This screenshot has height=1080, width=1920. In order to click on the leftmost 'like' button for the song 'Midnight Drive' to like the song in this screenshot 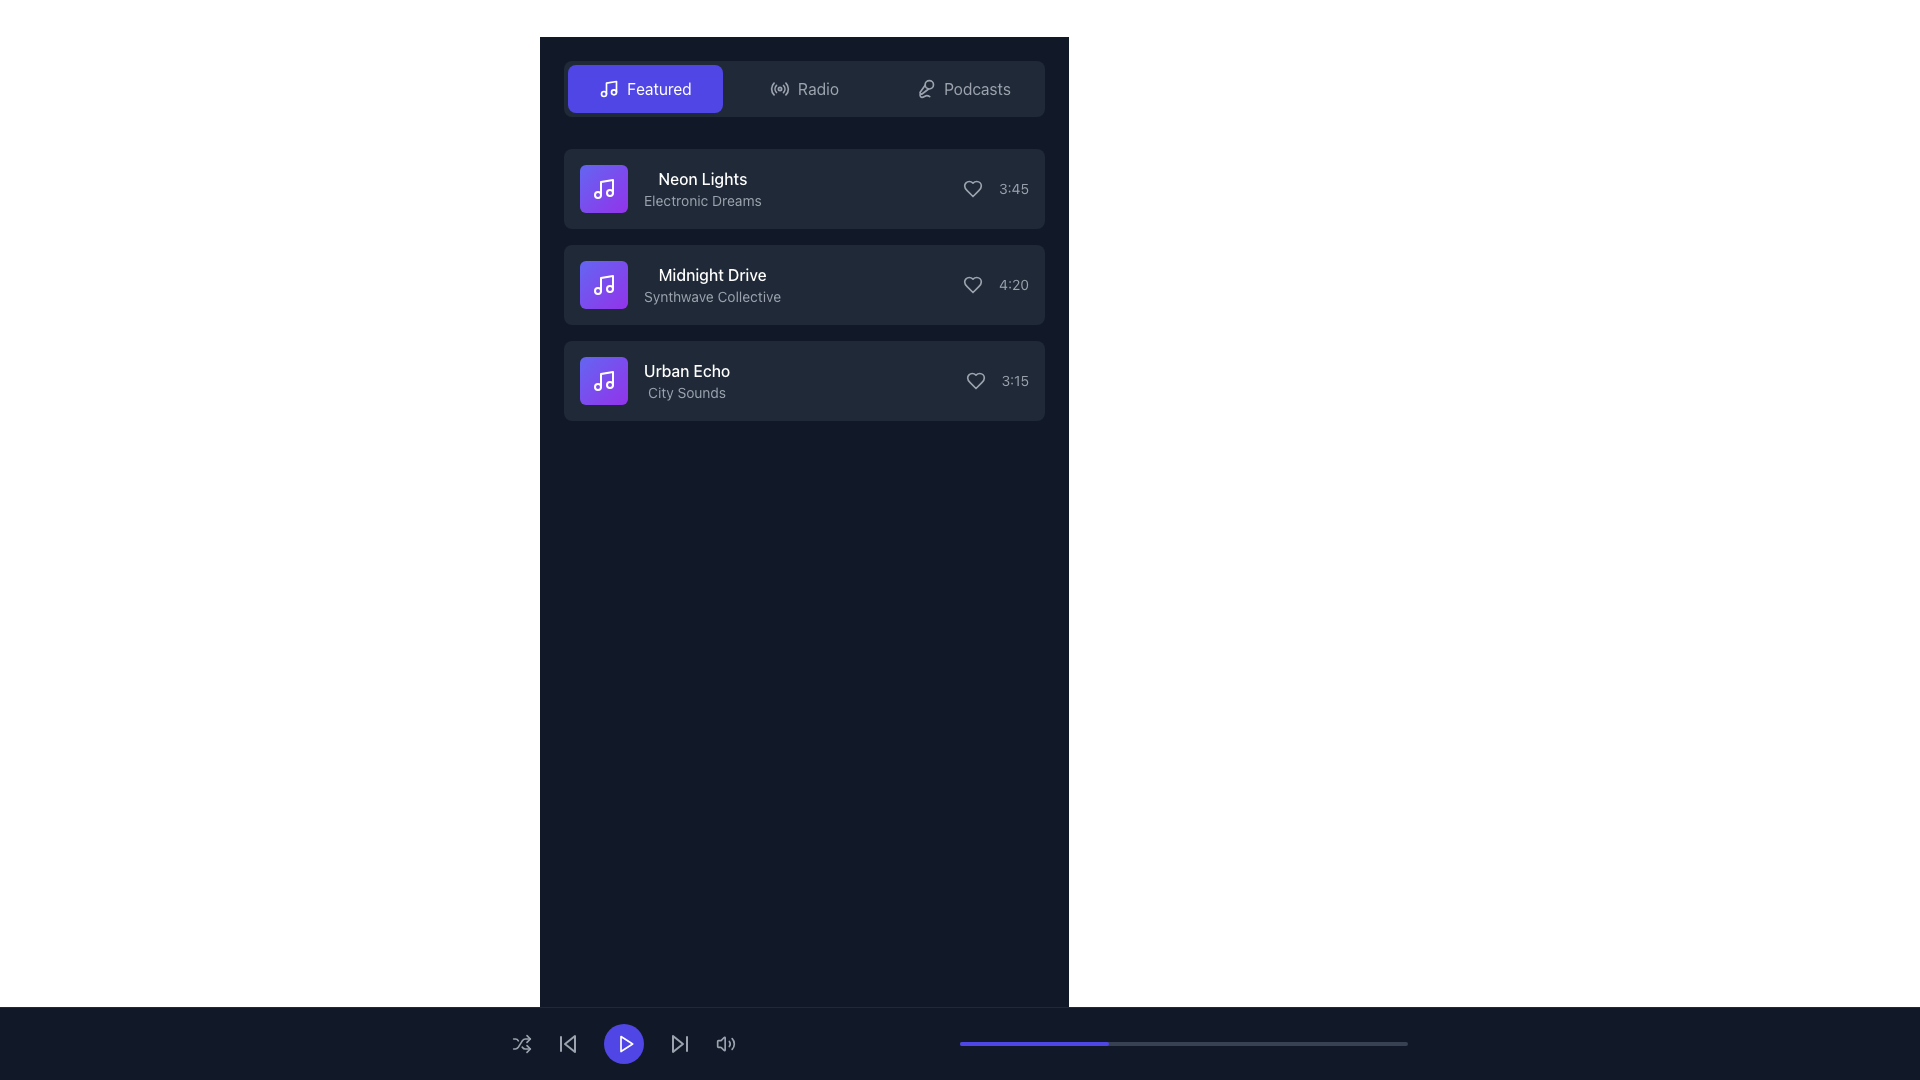, I will do `click(973, 285)`.